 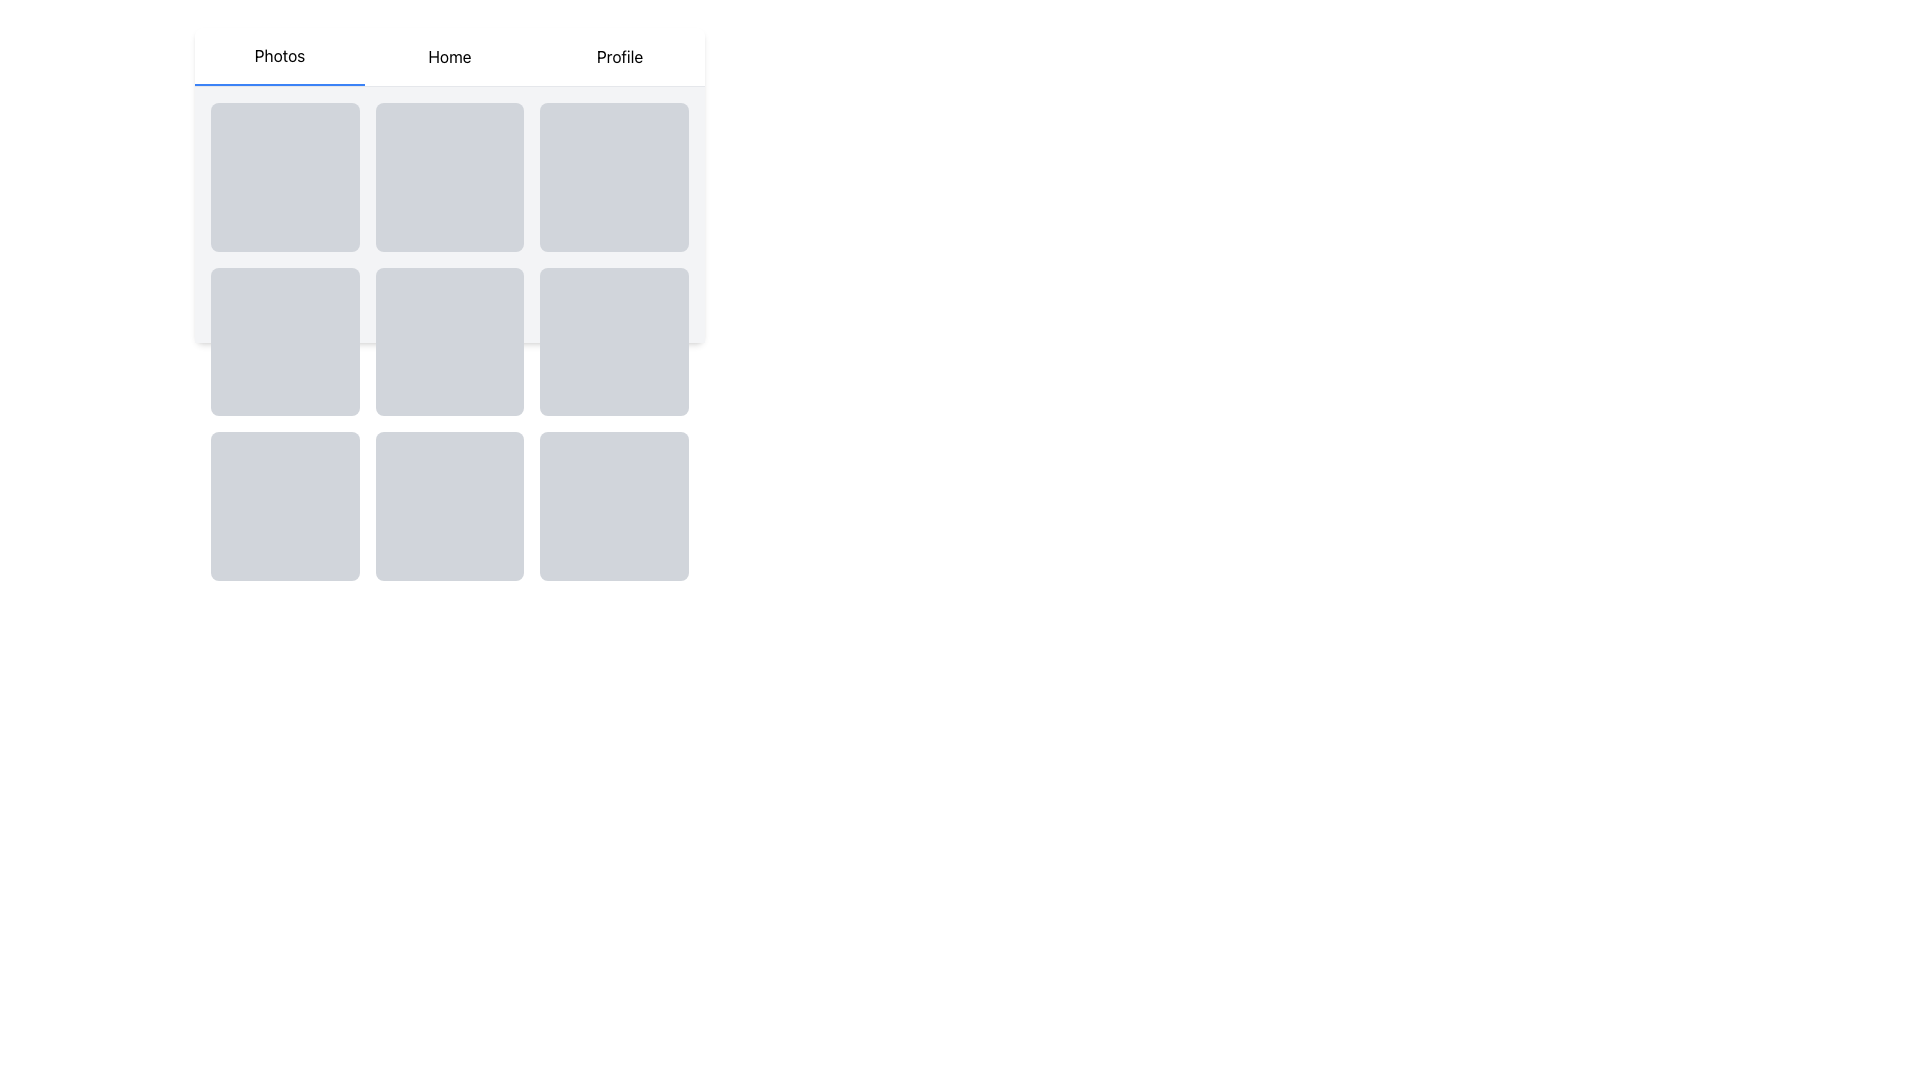 What do you see at coordinates (449, 505) in the screenshot?
I see `the center tile in the bottom row of the 3x3 grid layout` at bounding box center [449, 505].